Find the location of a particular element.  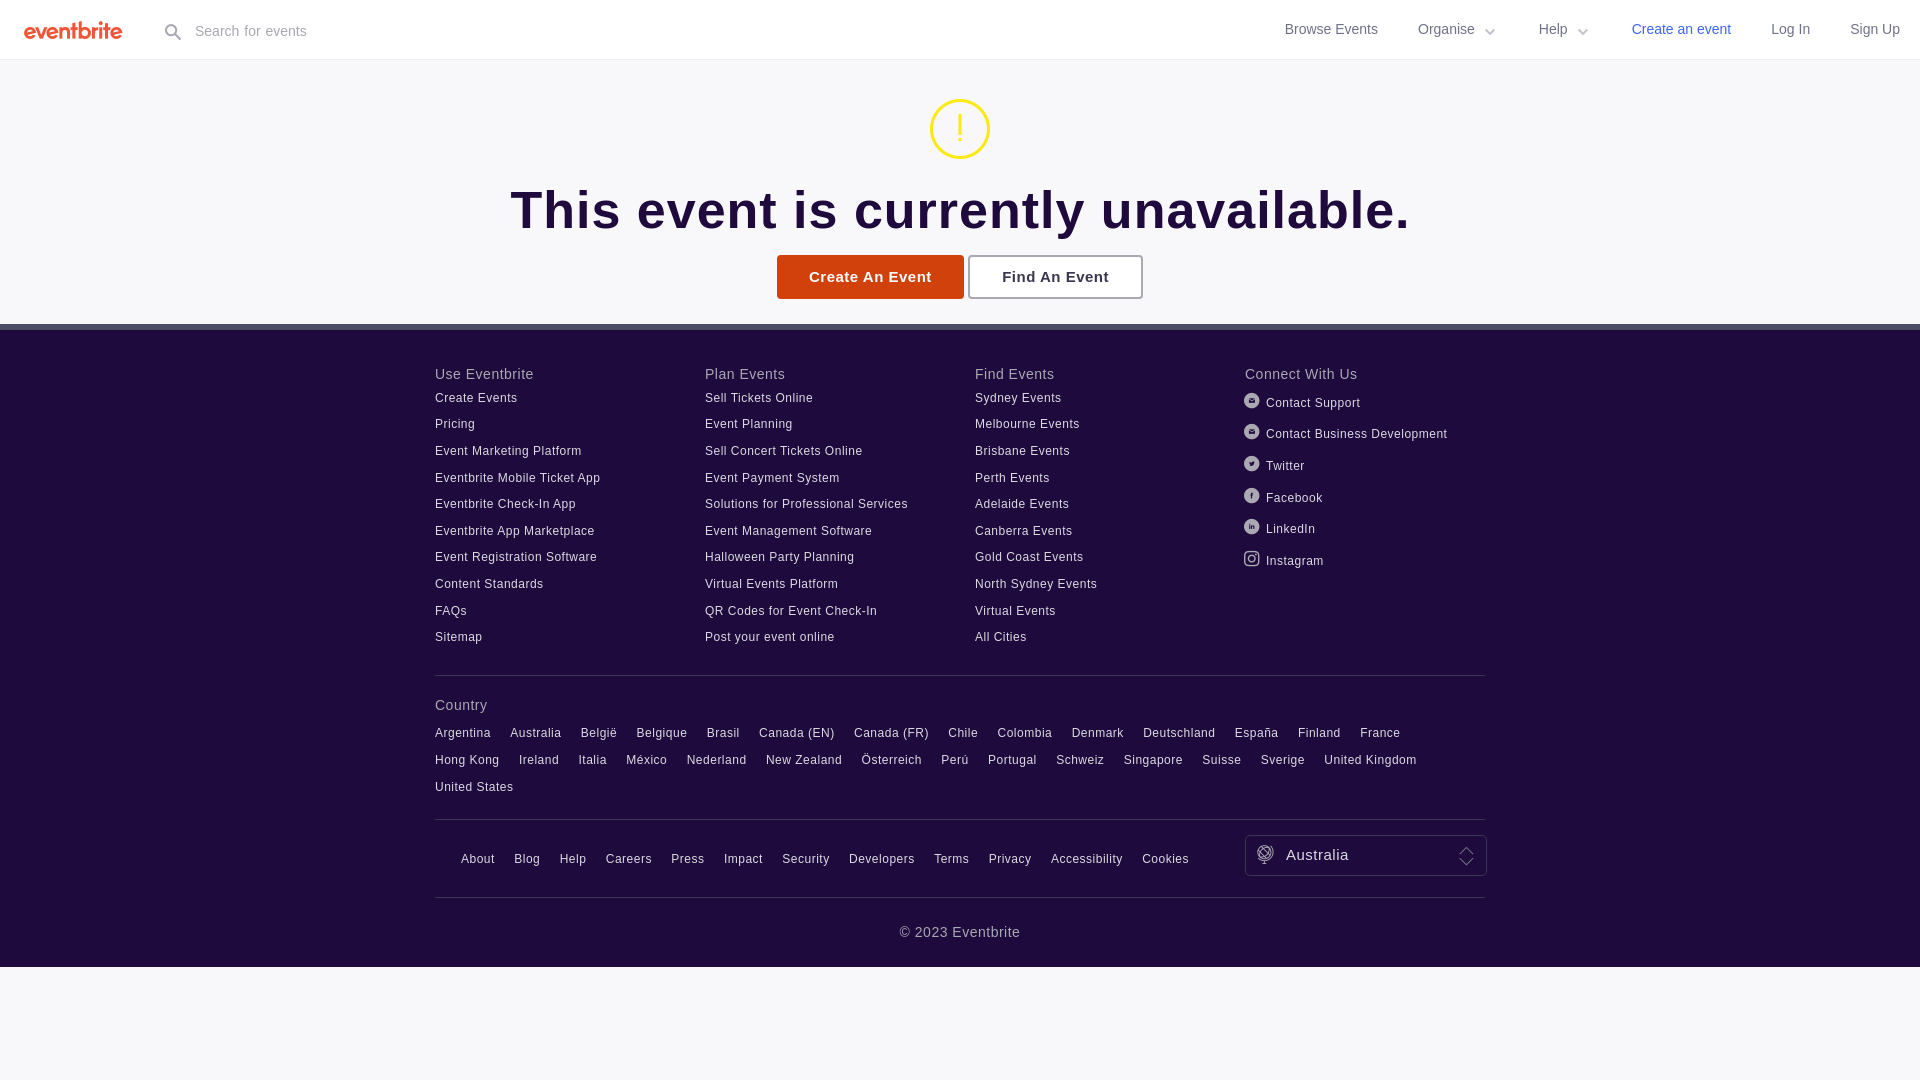

'About' is located at coordinates (477, 858).